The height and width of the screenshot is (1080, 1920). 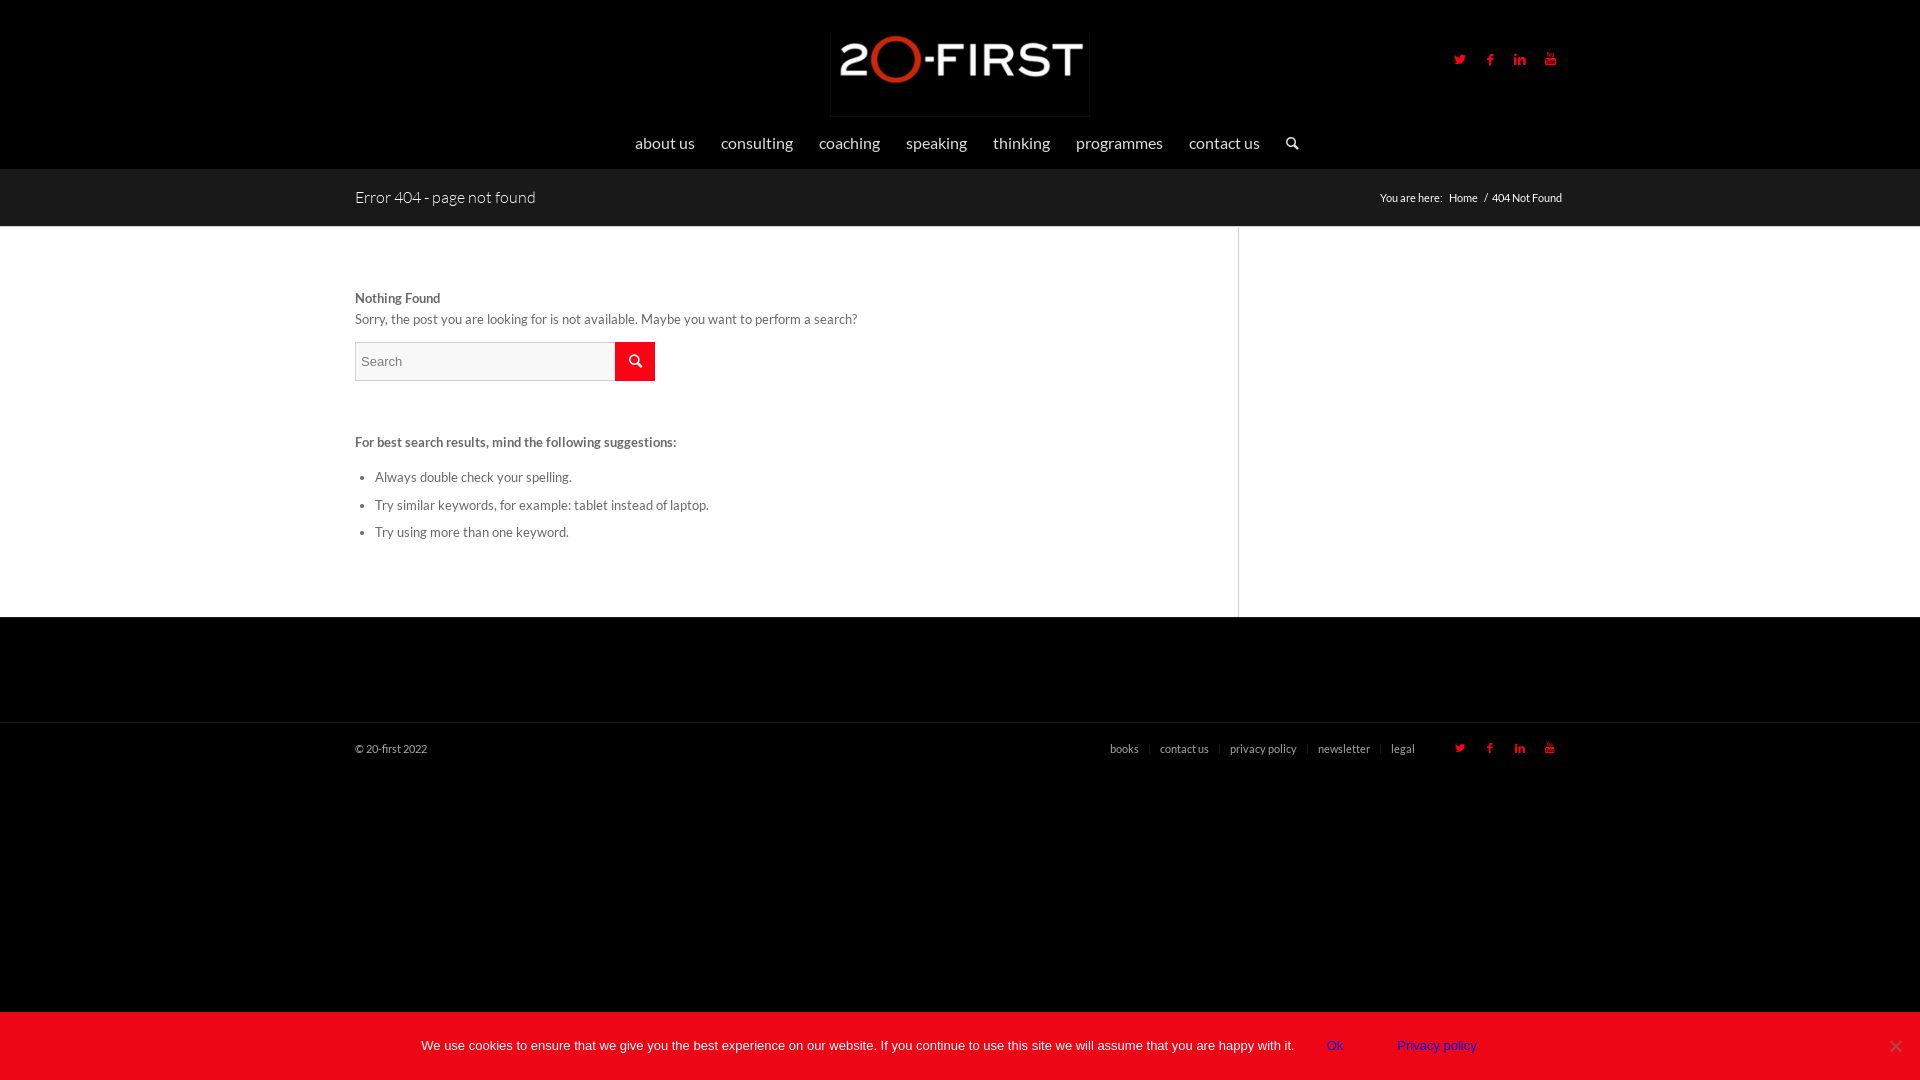 What do you see at coordinates (1184, 748) in the screenshot?
I see `'contact us'` at bounding box center [1184, 748].